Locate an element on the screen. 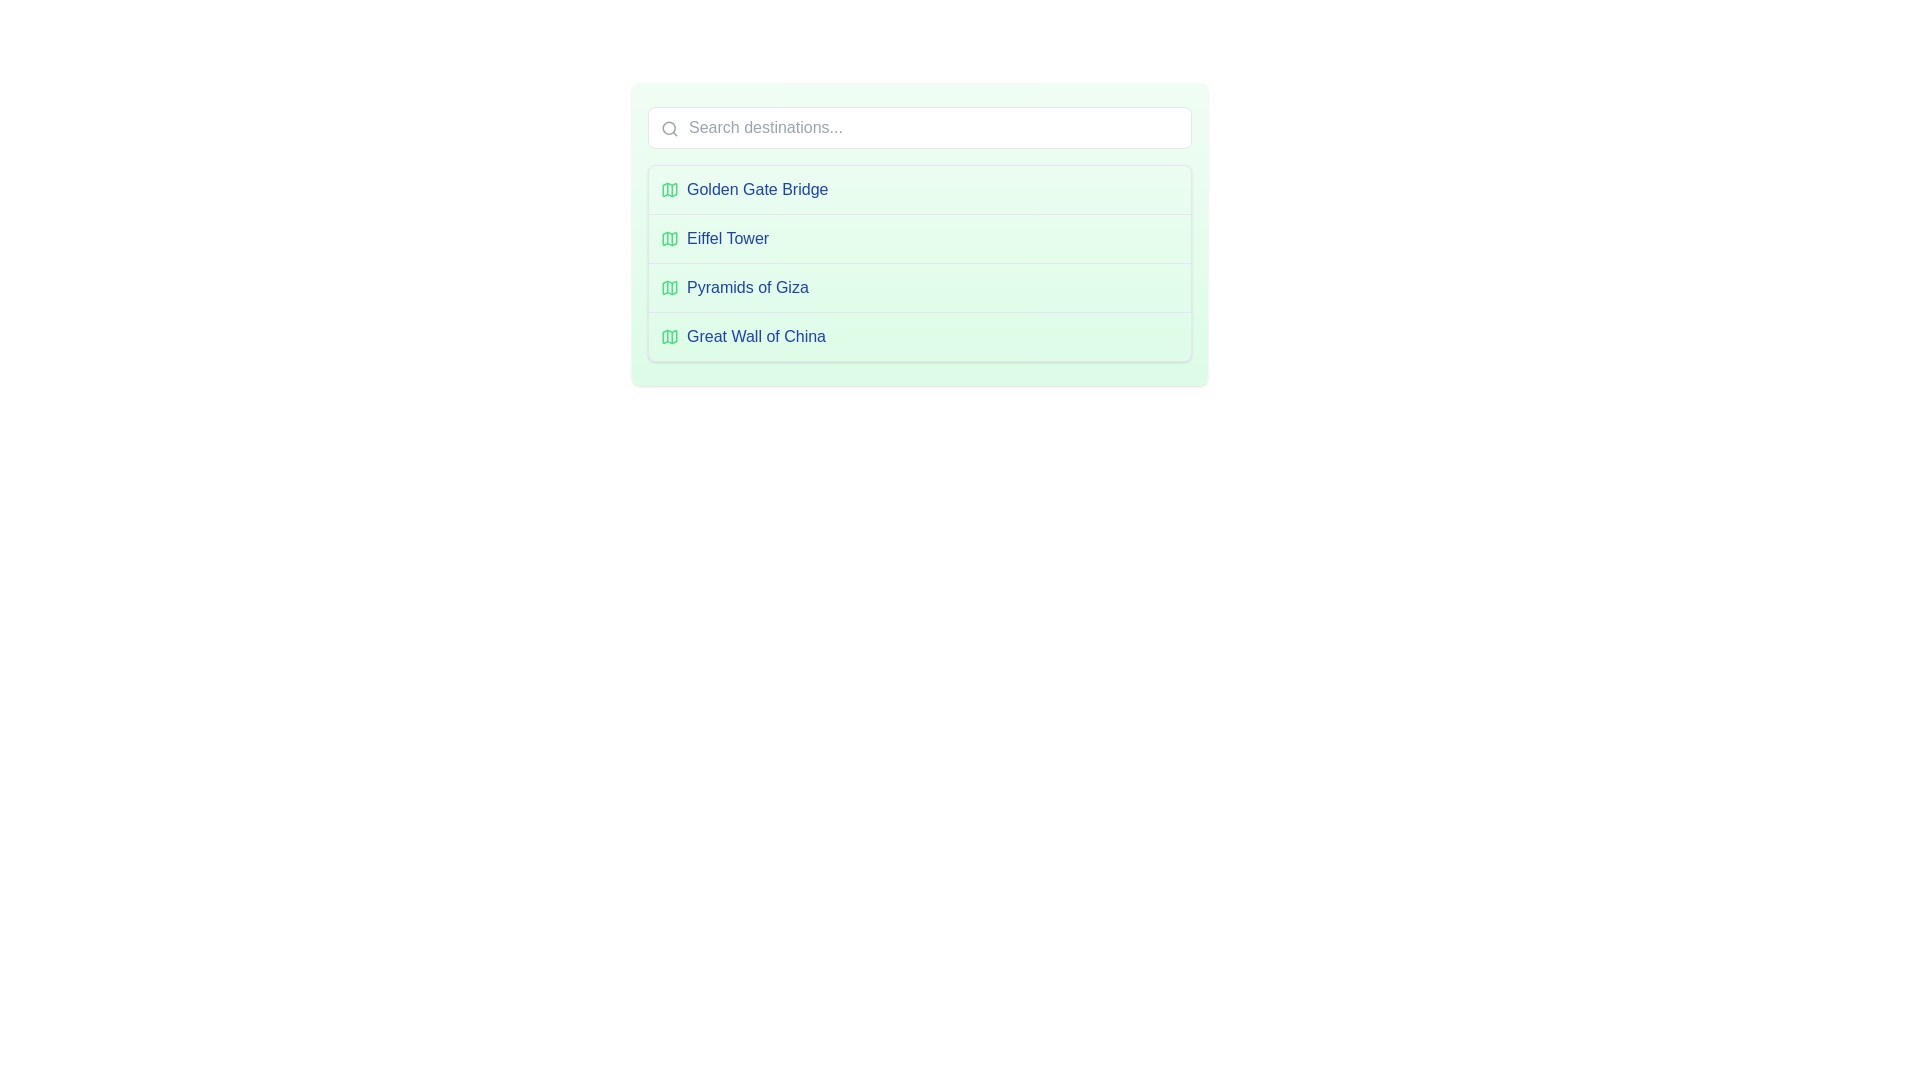 The height and width of the screenshot is (1080, 1920). the search icon located to the left of the search input field in the search bar at the top of the list interface is located at coordinates (670, 128).